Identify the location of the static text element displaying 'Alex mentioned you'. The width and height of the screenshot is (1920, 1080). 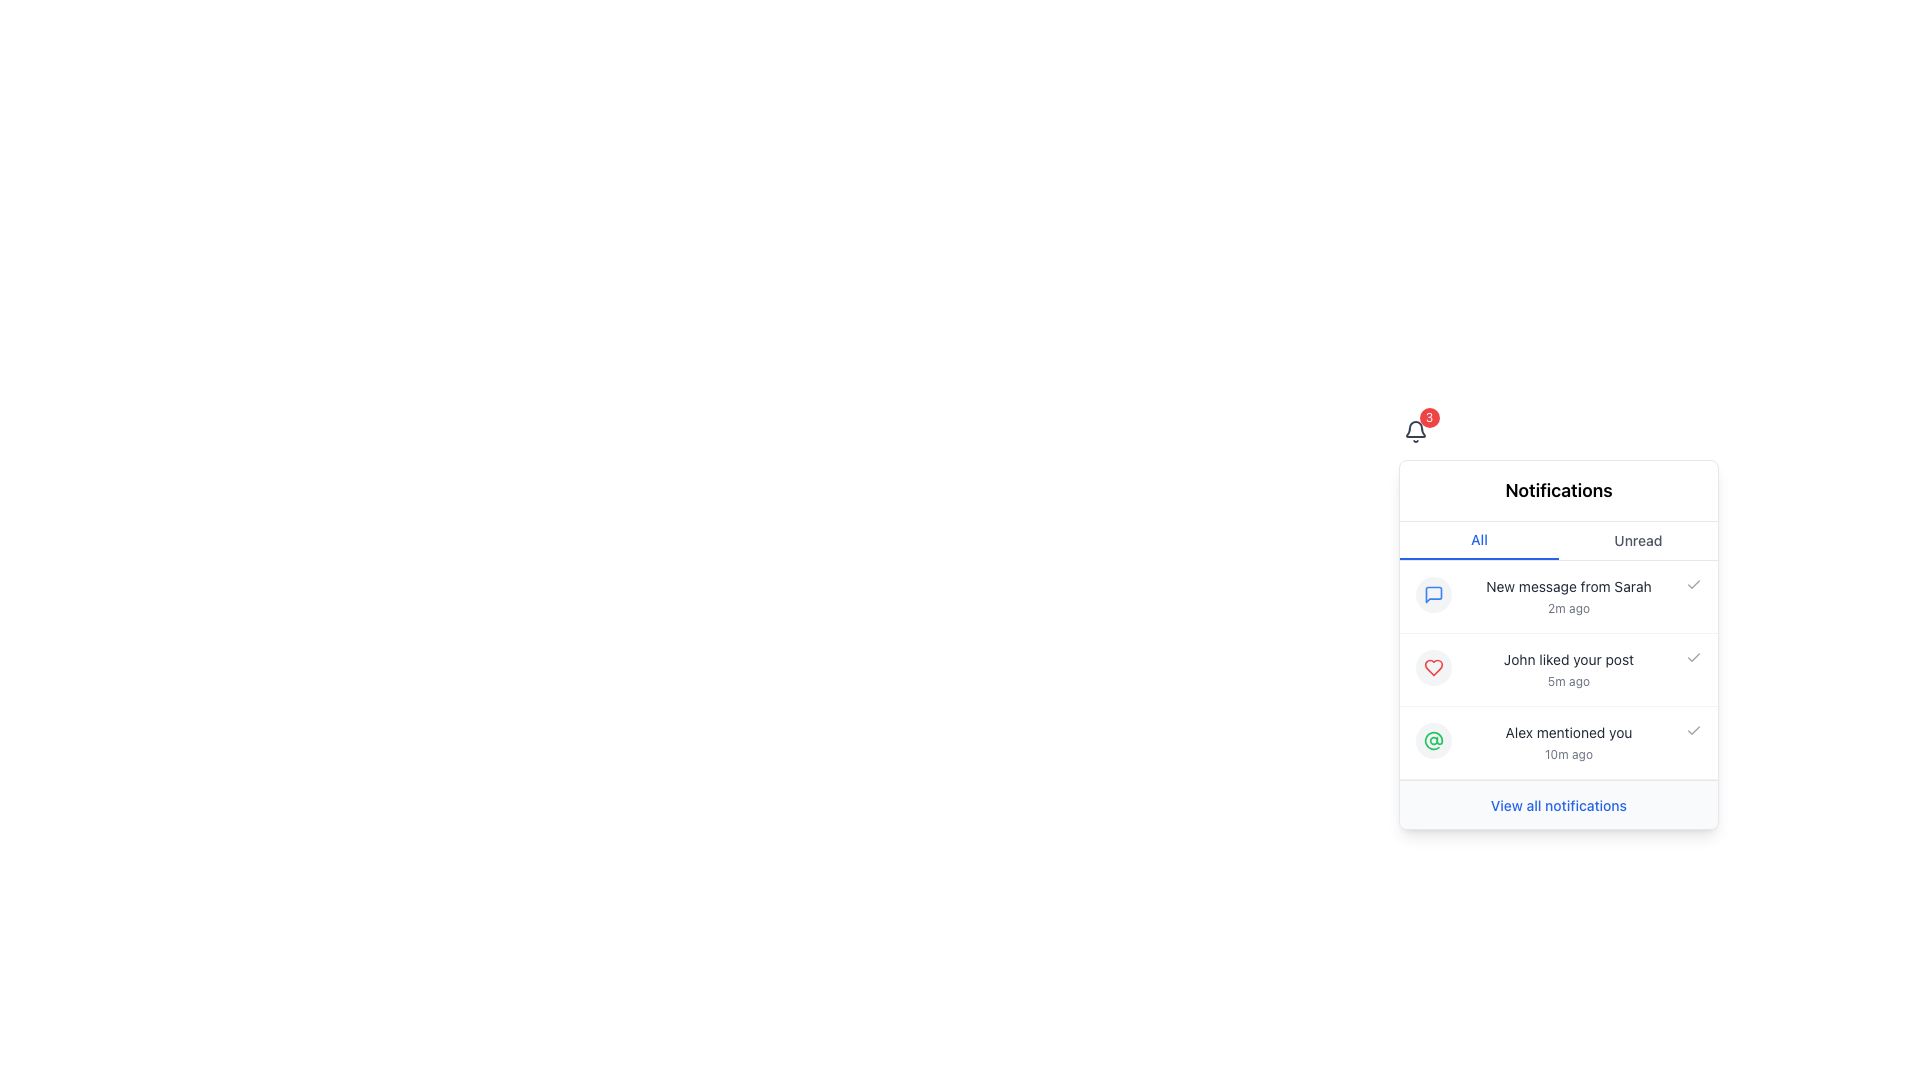
(1568, 732).